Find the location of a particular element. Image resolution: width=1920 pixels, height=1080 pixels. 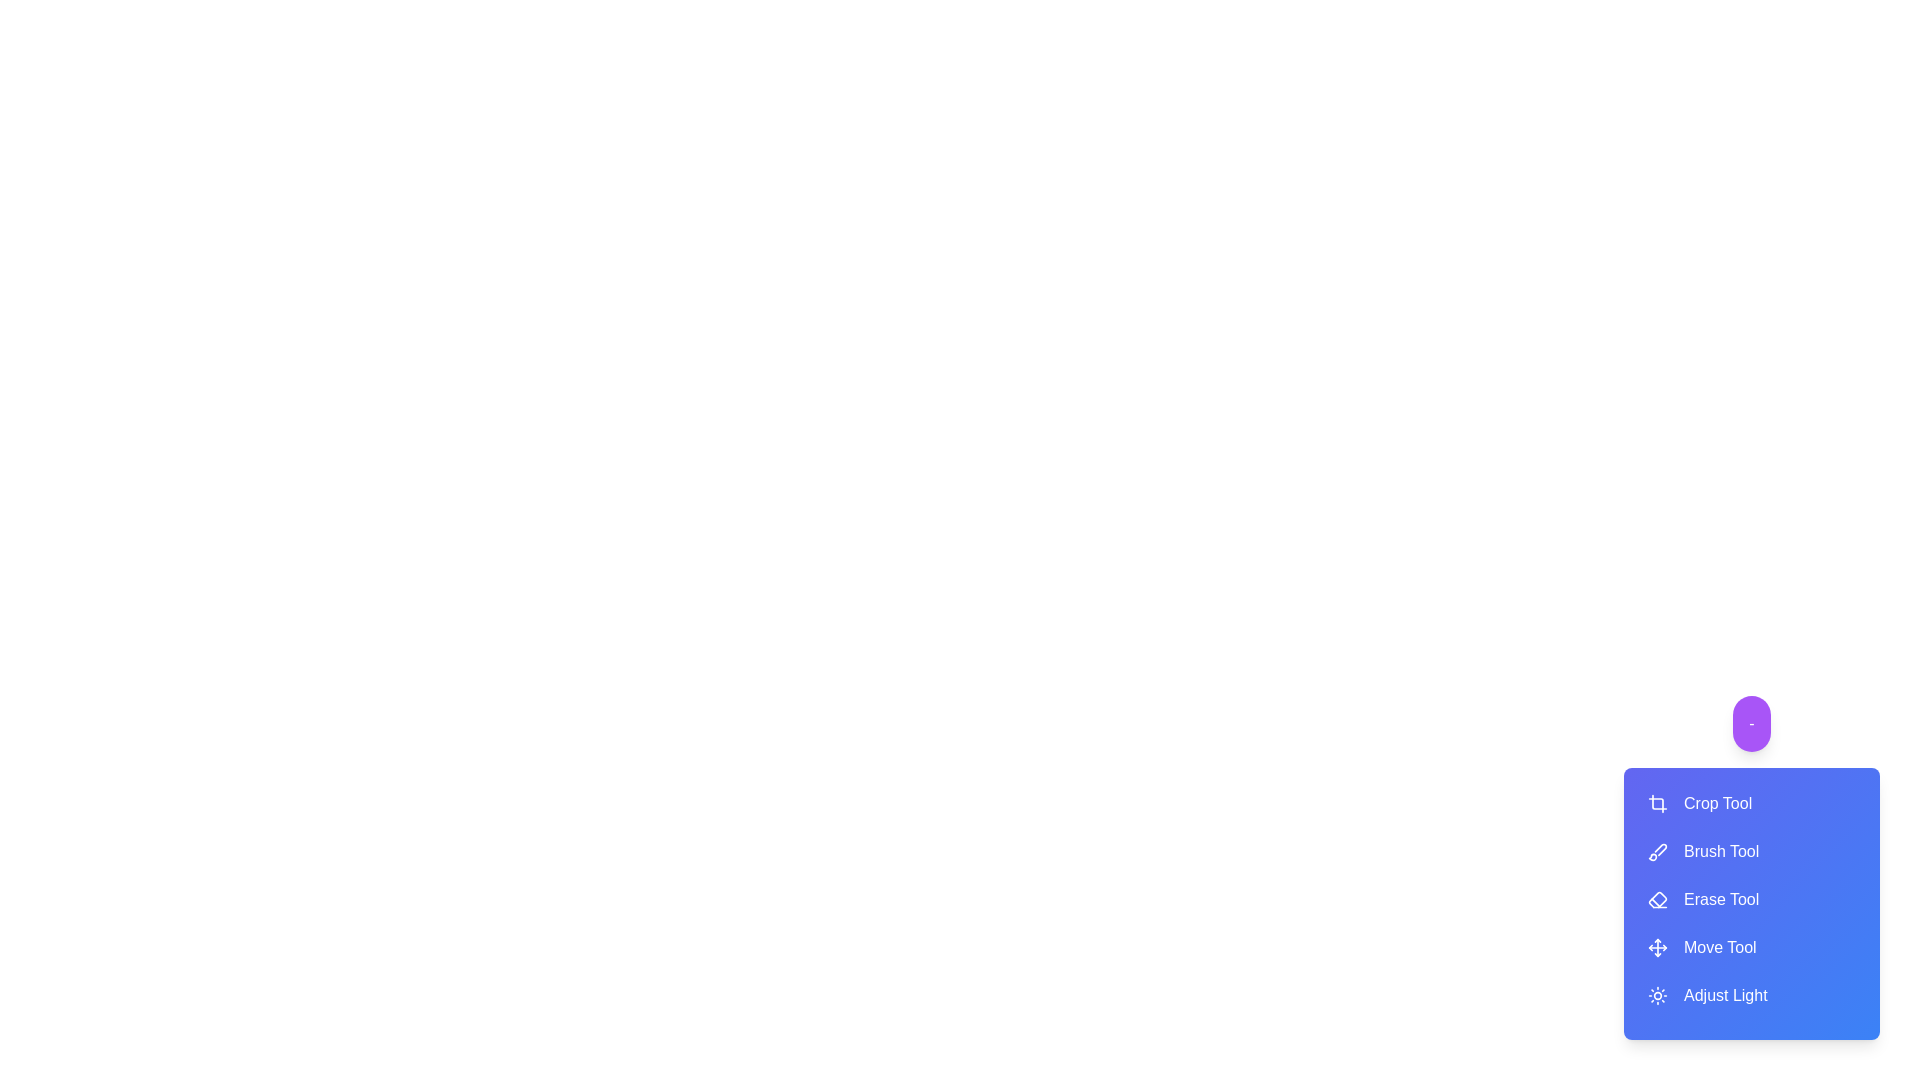

the Text label for adjusting light settings, which is located at the bottom of the vertical menu and aligned with a sun-like icon on the left is located at coordinates (1724, 995).